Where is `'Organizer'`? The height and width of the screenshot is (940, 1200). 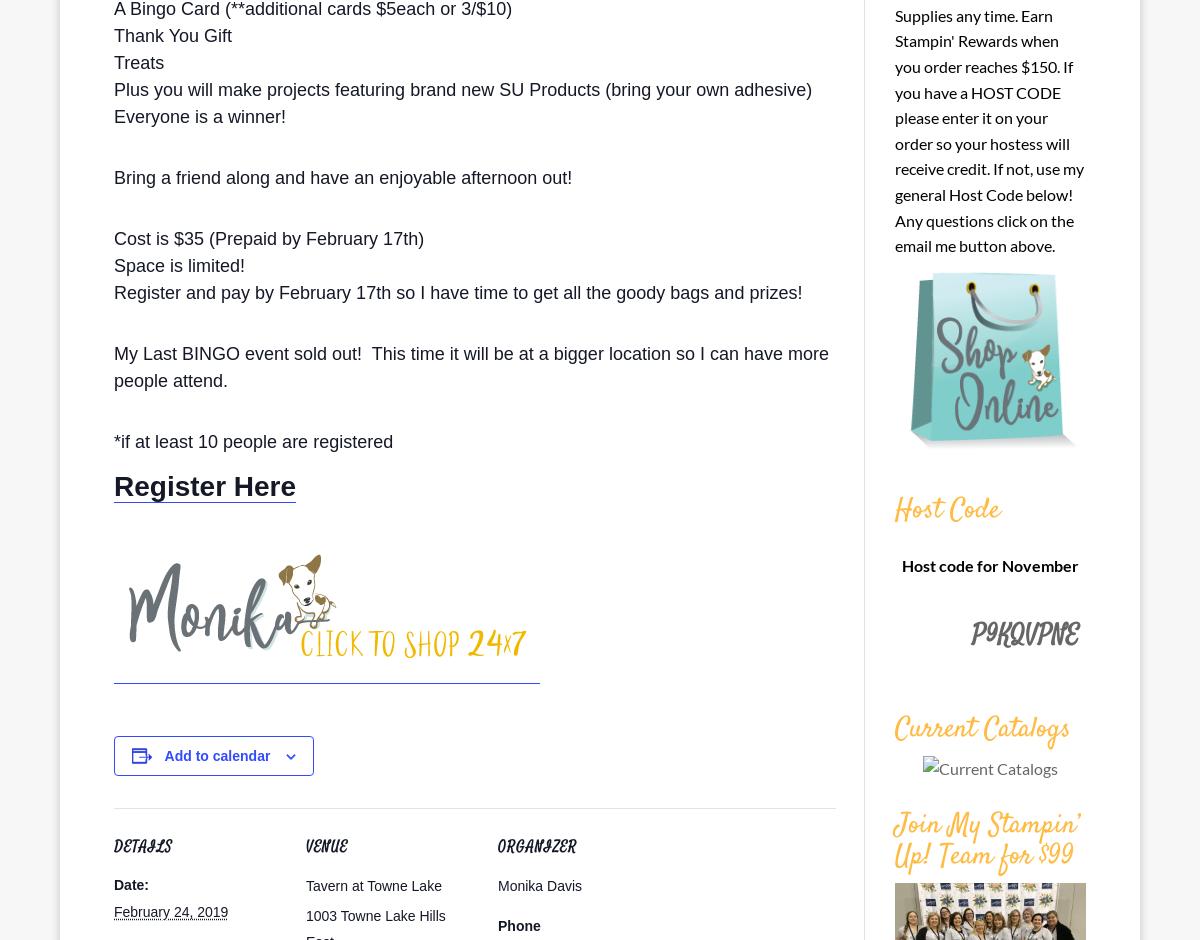
'Organizer' is located at coordinates (497, 846).